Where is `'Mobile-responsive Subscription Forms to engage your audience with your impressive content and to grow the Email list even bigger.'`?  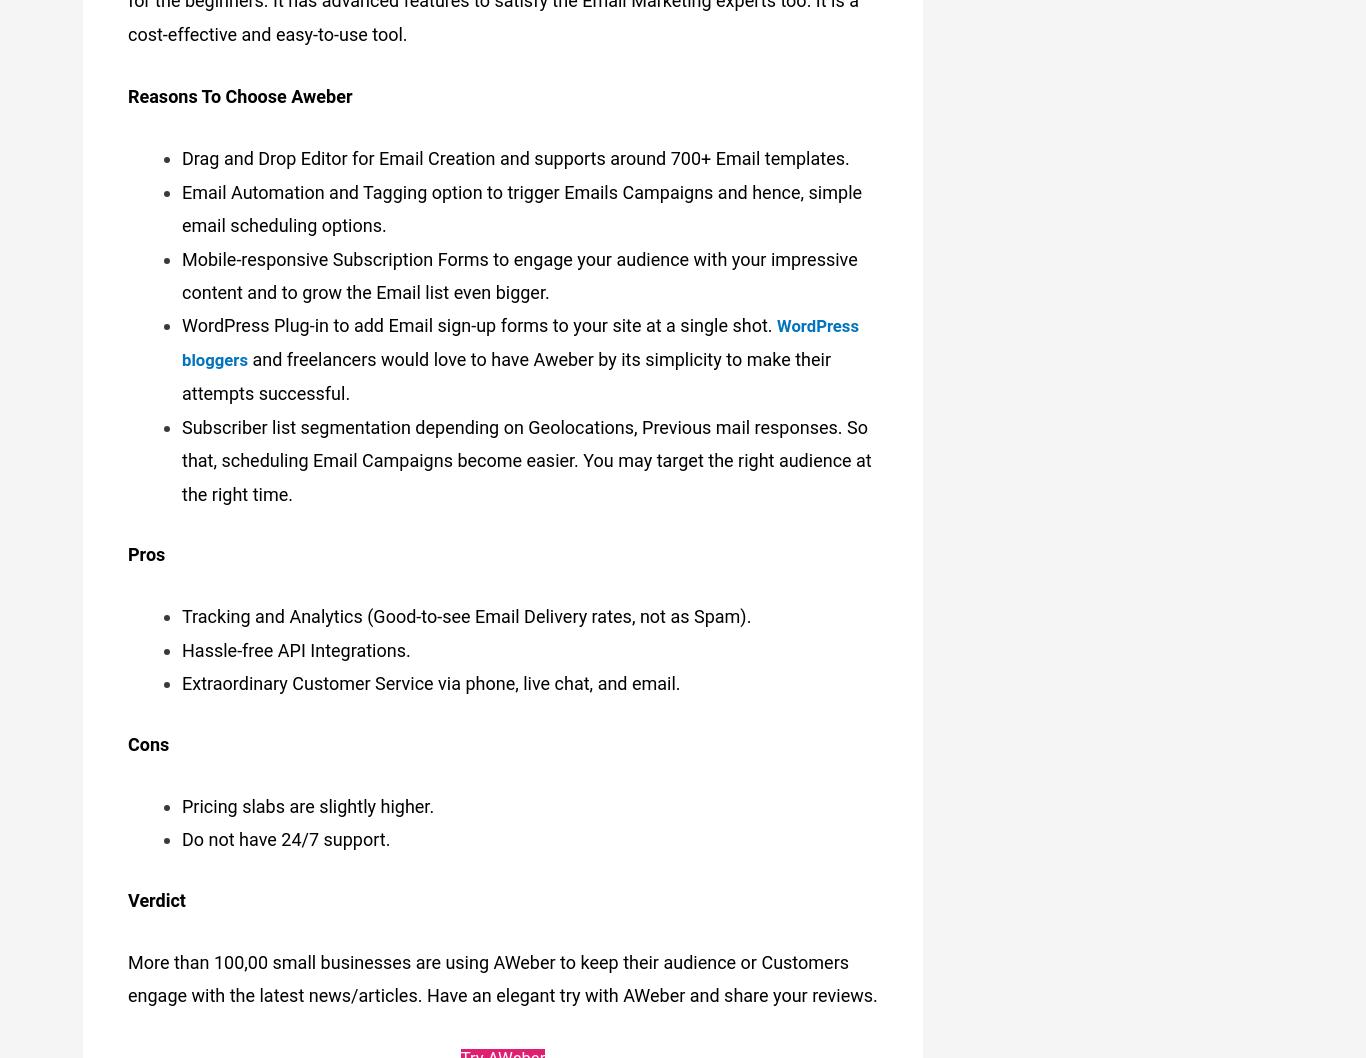
'Mobile-responsive Subscription Forms to engage your audience with your impressive content and to grow the Email list even bigger.' is located at coordinates (519, 266).